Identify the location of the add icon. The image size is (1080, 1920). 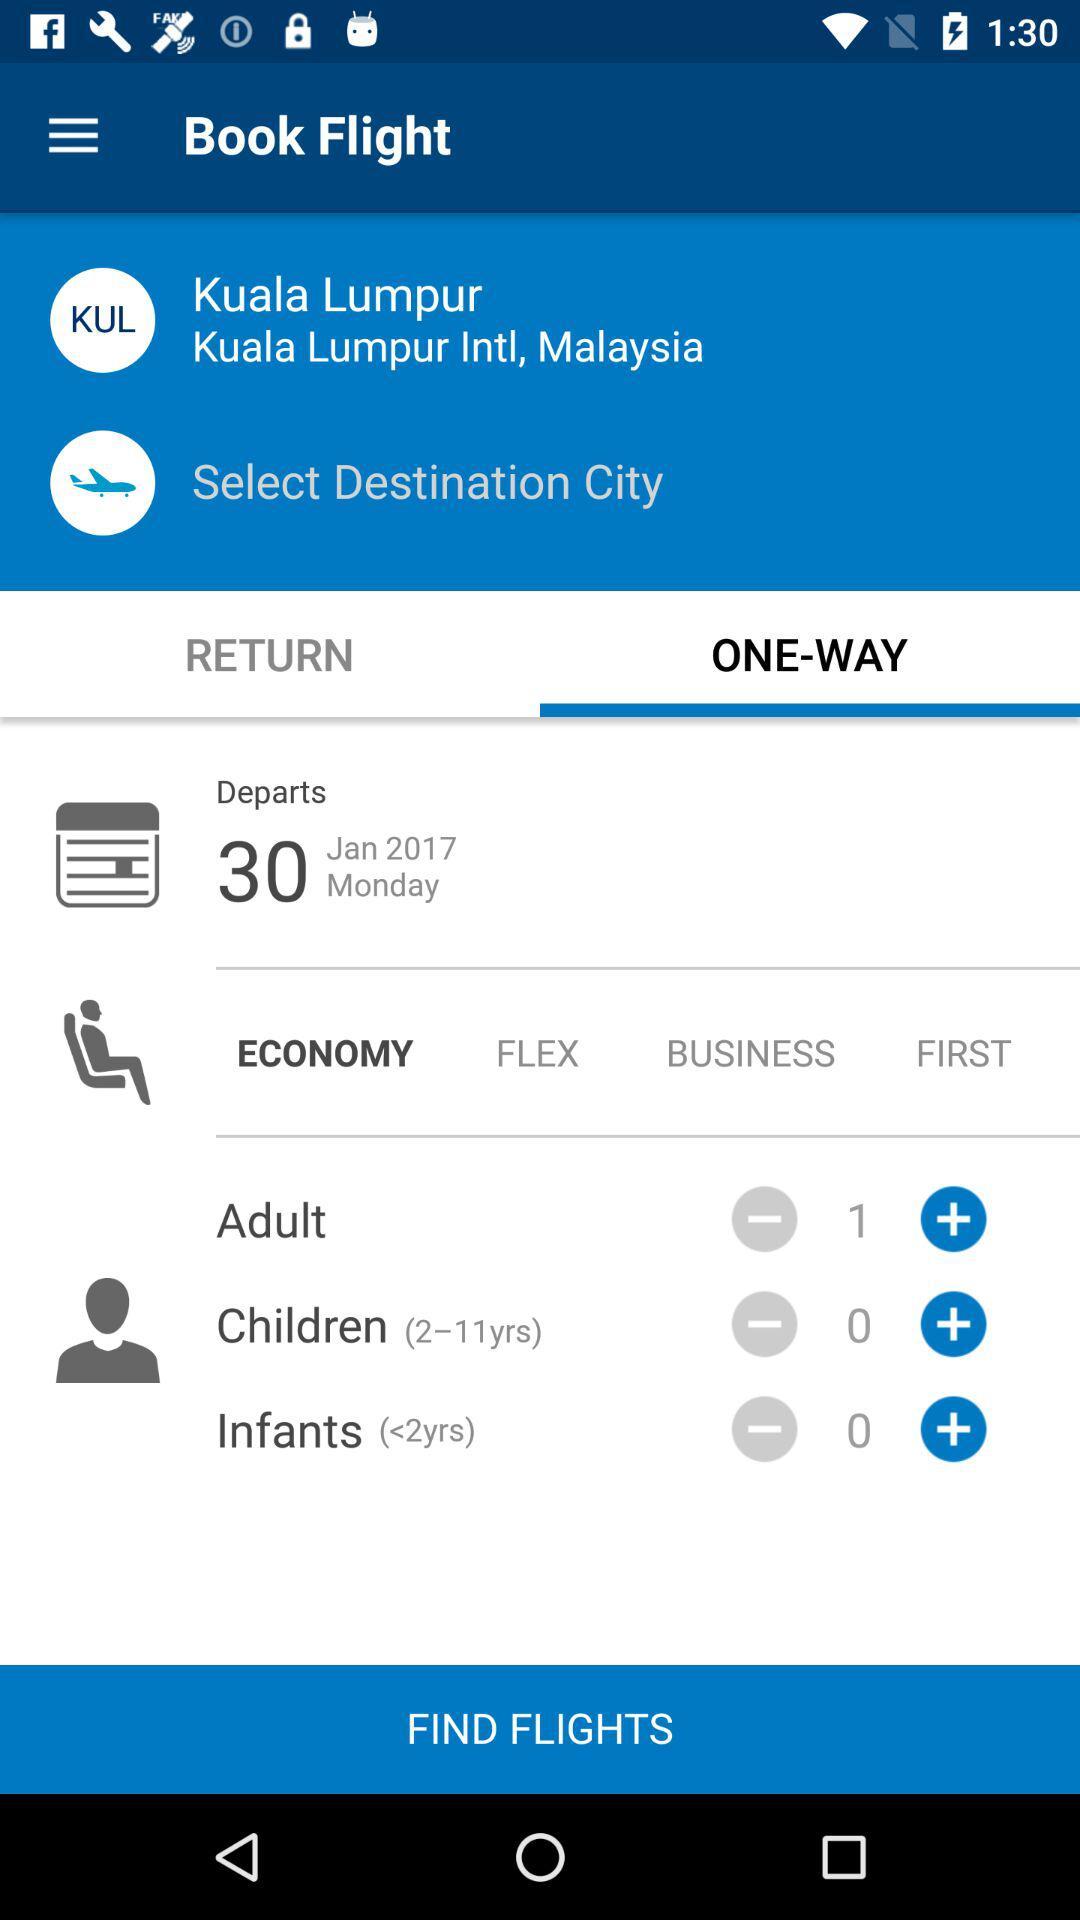
(952, 1218).